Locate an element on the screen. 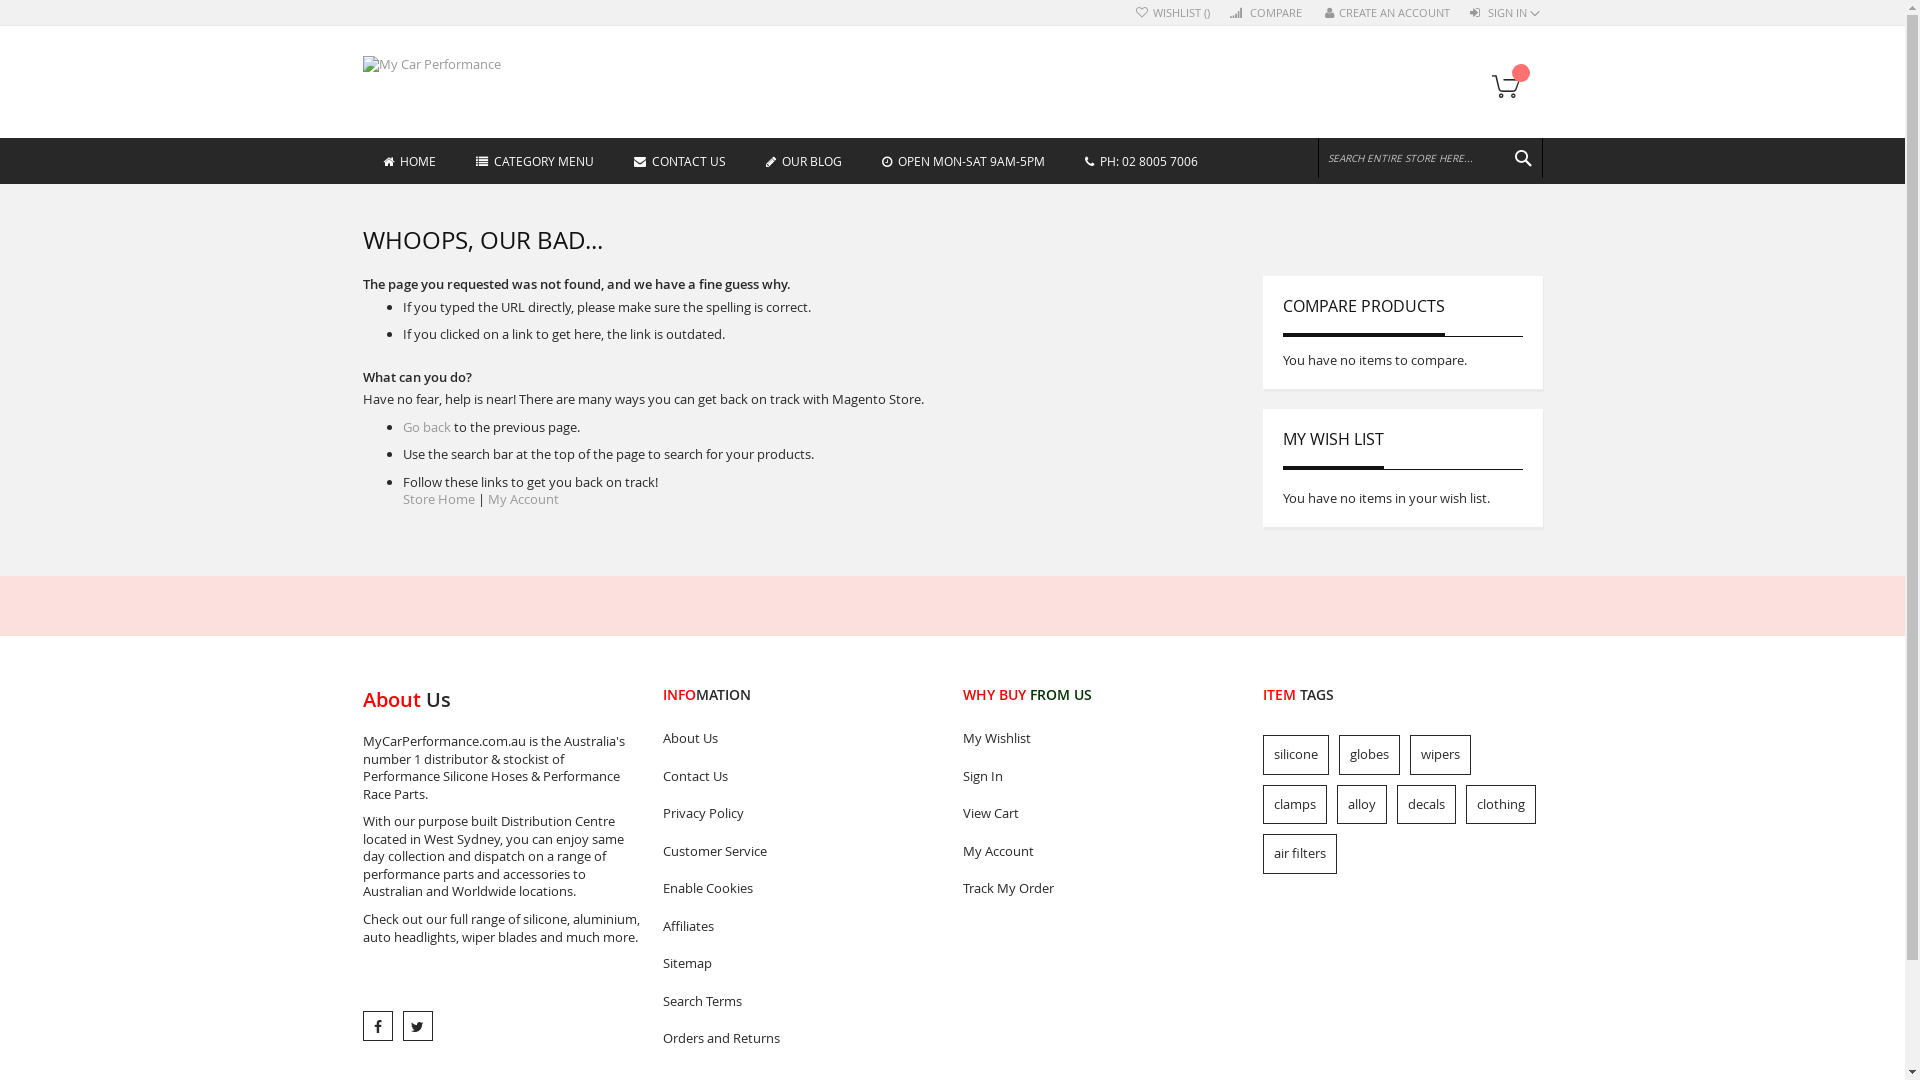 This screenshot has height=1080, width=1920. 'OUR BLOG' is located at coordinates (804, 159).